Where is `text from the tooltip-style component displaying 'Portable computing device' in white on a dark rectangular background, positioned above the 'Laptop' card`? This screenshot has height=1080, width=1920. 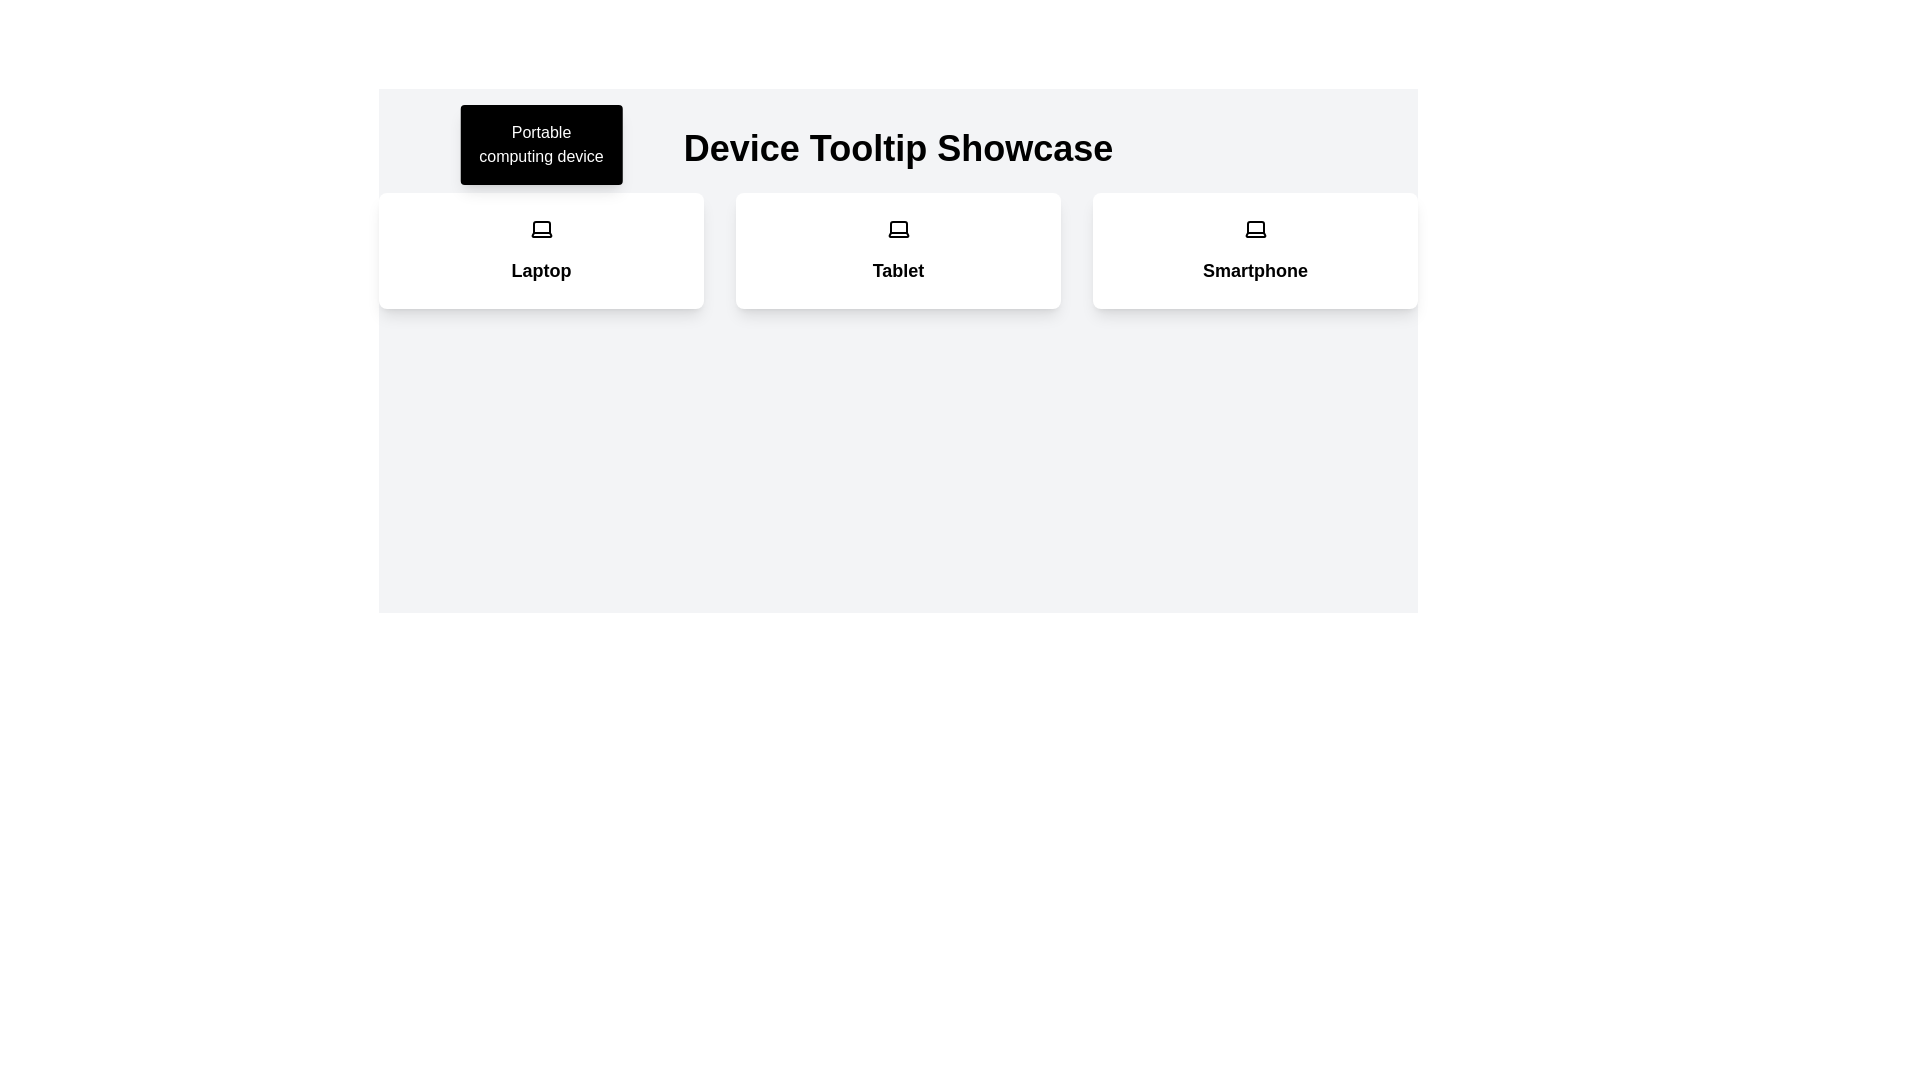 text from the tooltip-style component displaying 'Portable computing device' in white on a dark rectangular background, positioned above the 'Laptop' card is located at coordinates (541, 144).